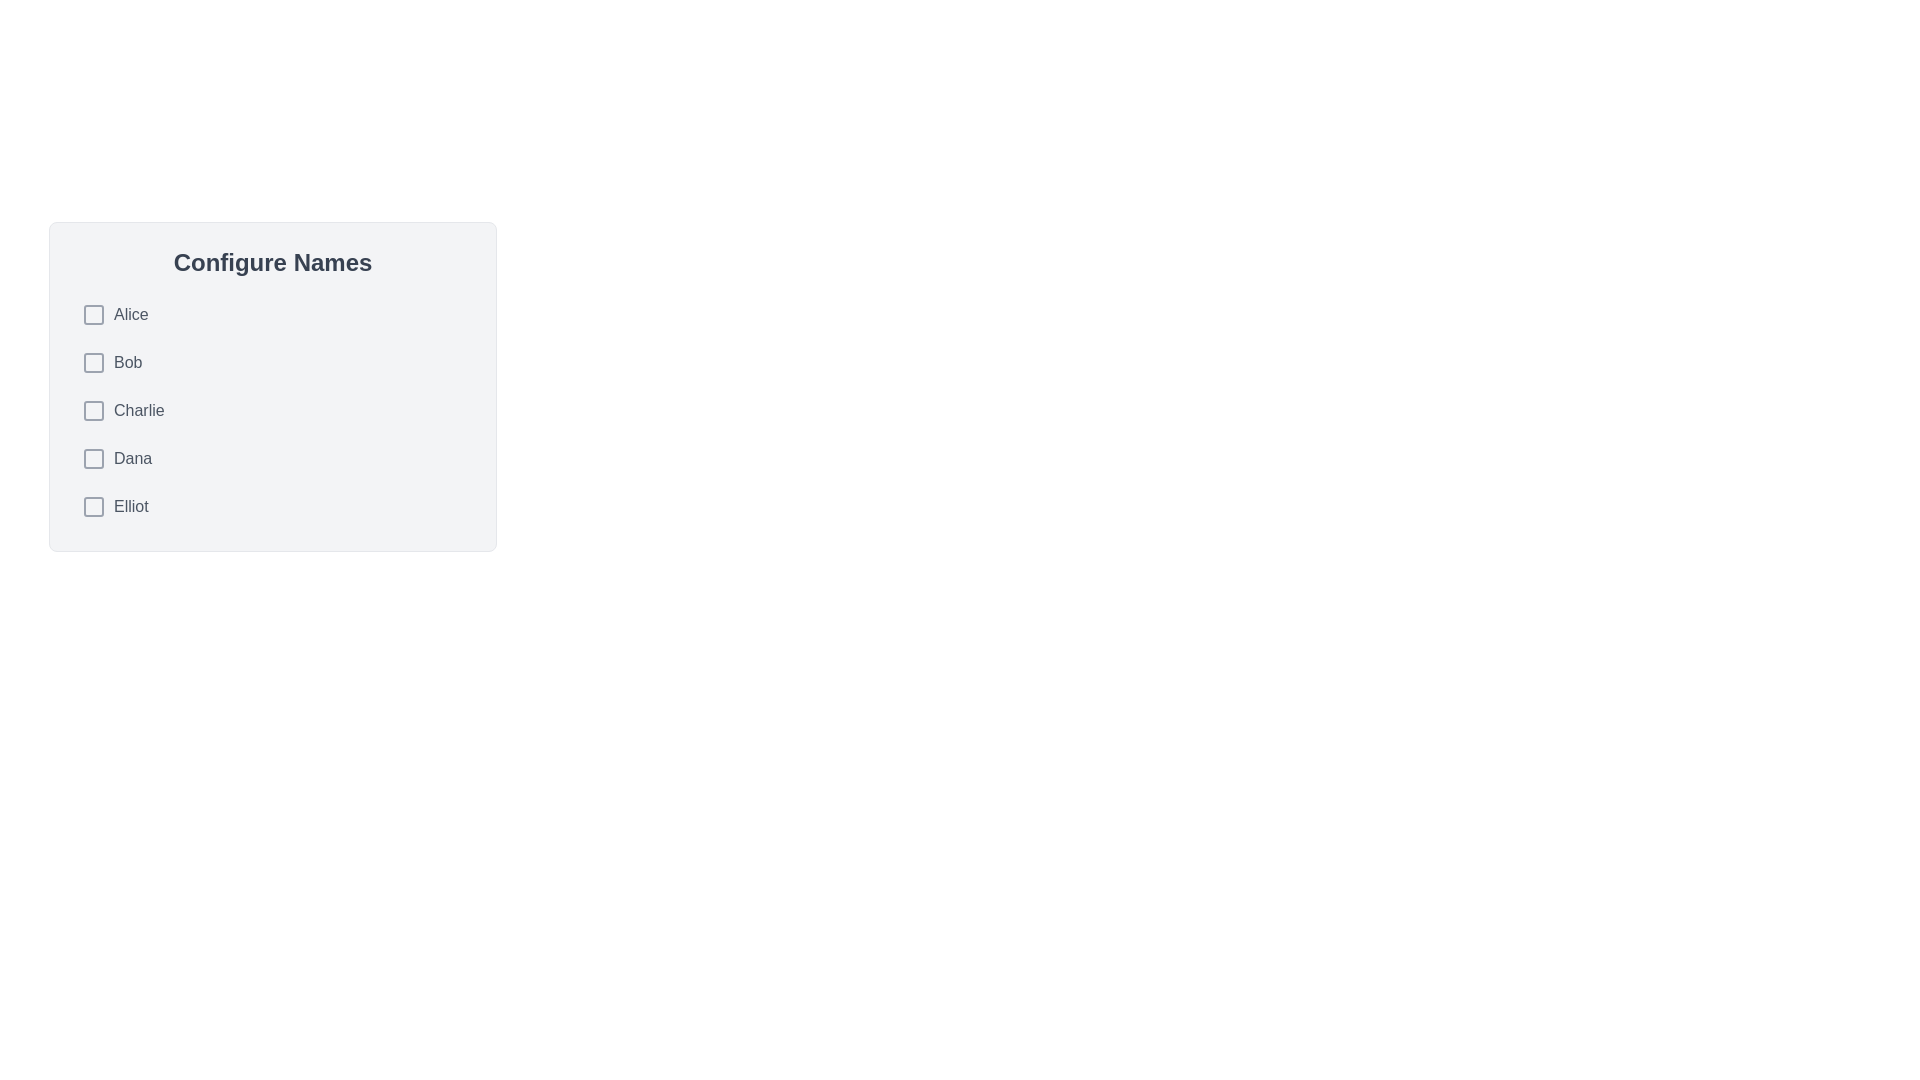 The width and height of the screenshot is (1920, 1080). Describe the element at coordinates (114, 315) in the screenshot. I see `the checkbox for the list entry labeled 'Alice' in the 'Configure Names' selection list` at that location.